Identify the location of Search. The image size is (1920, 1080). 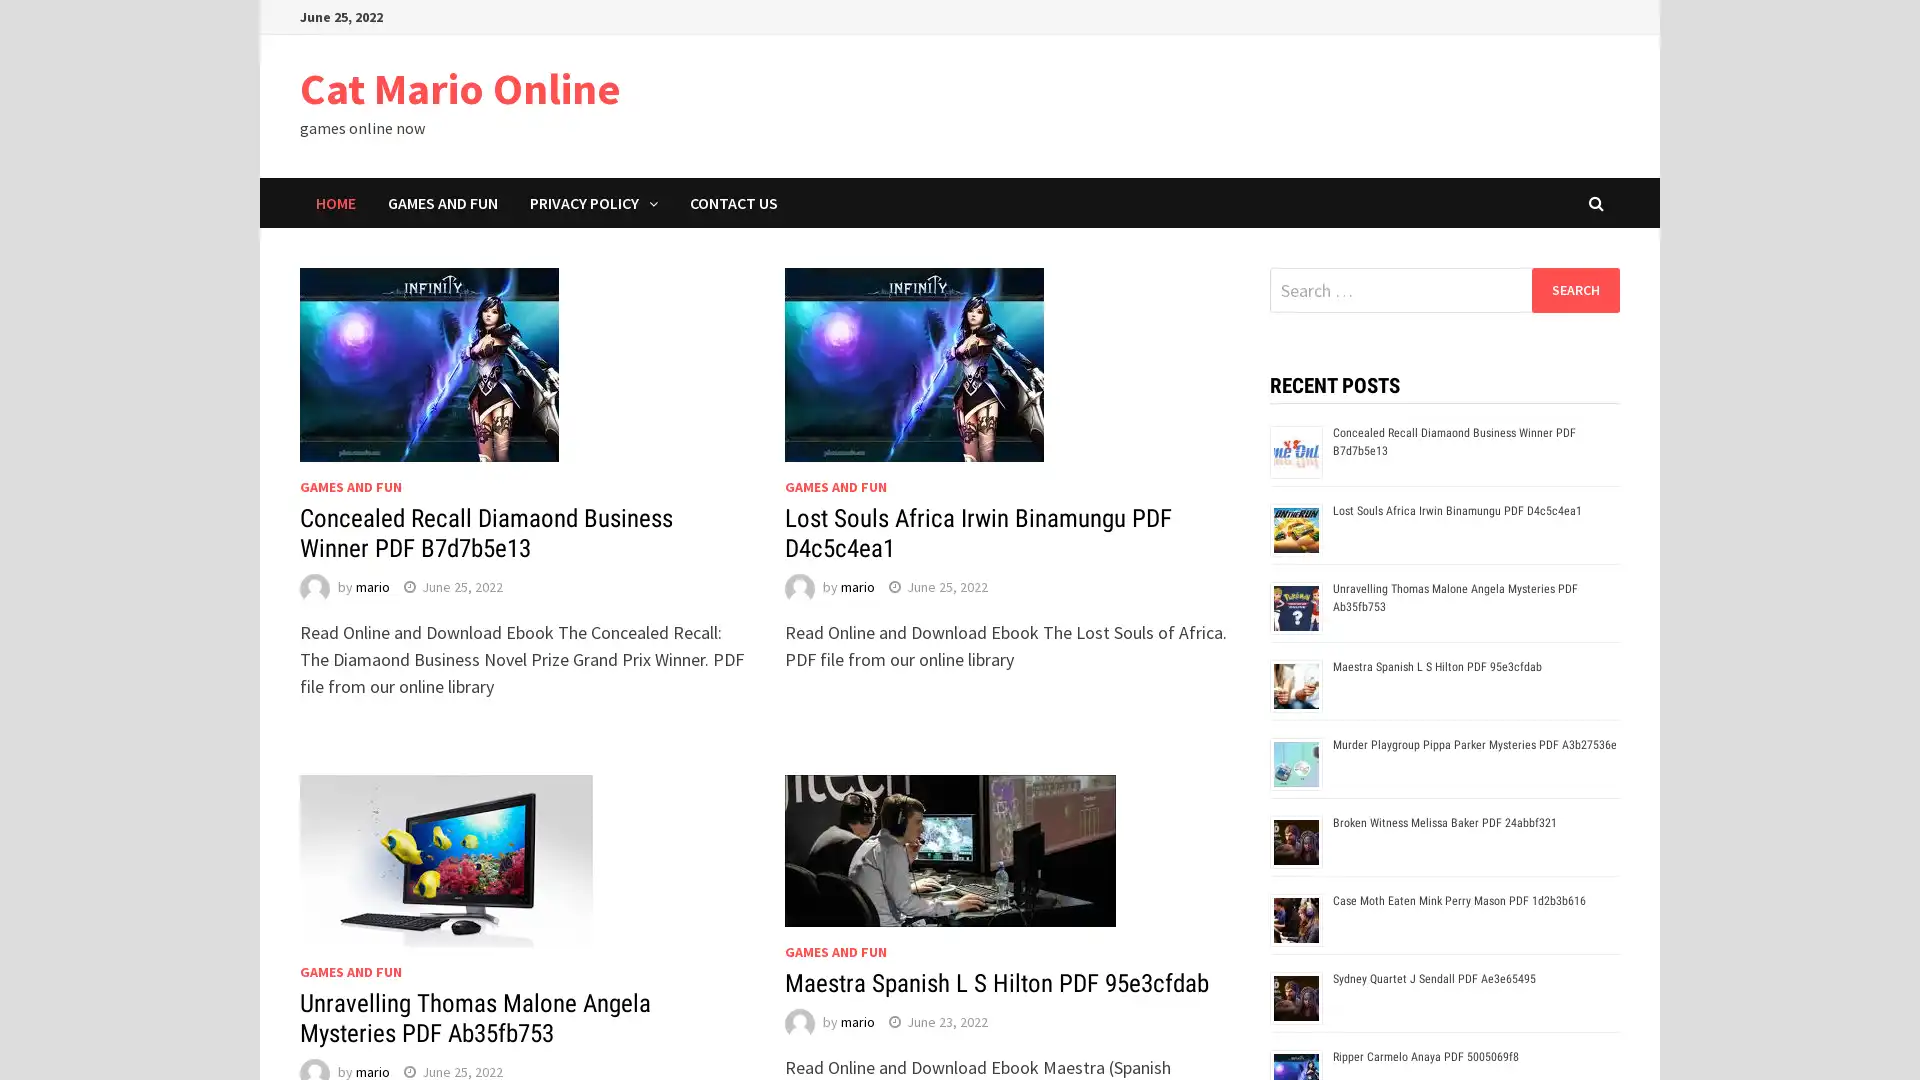
(1574, 289).